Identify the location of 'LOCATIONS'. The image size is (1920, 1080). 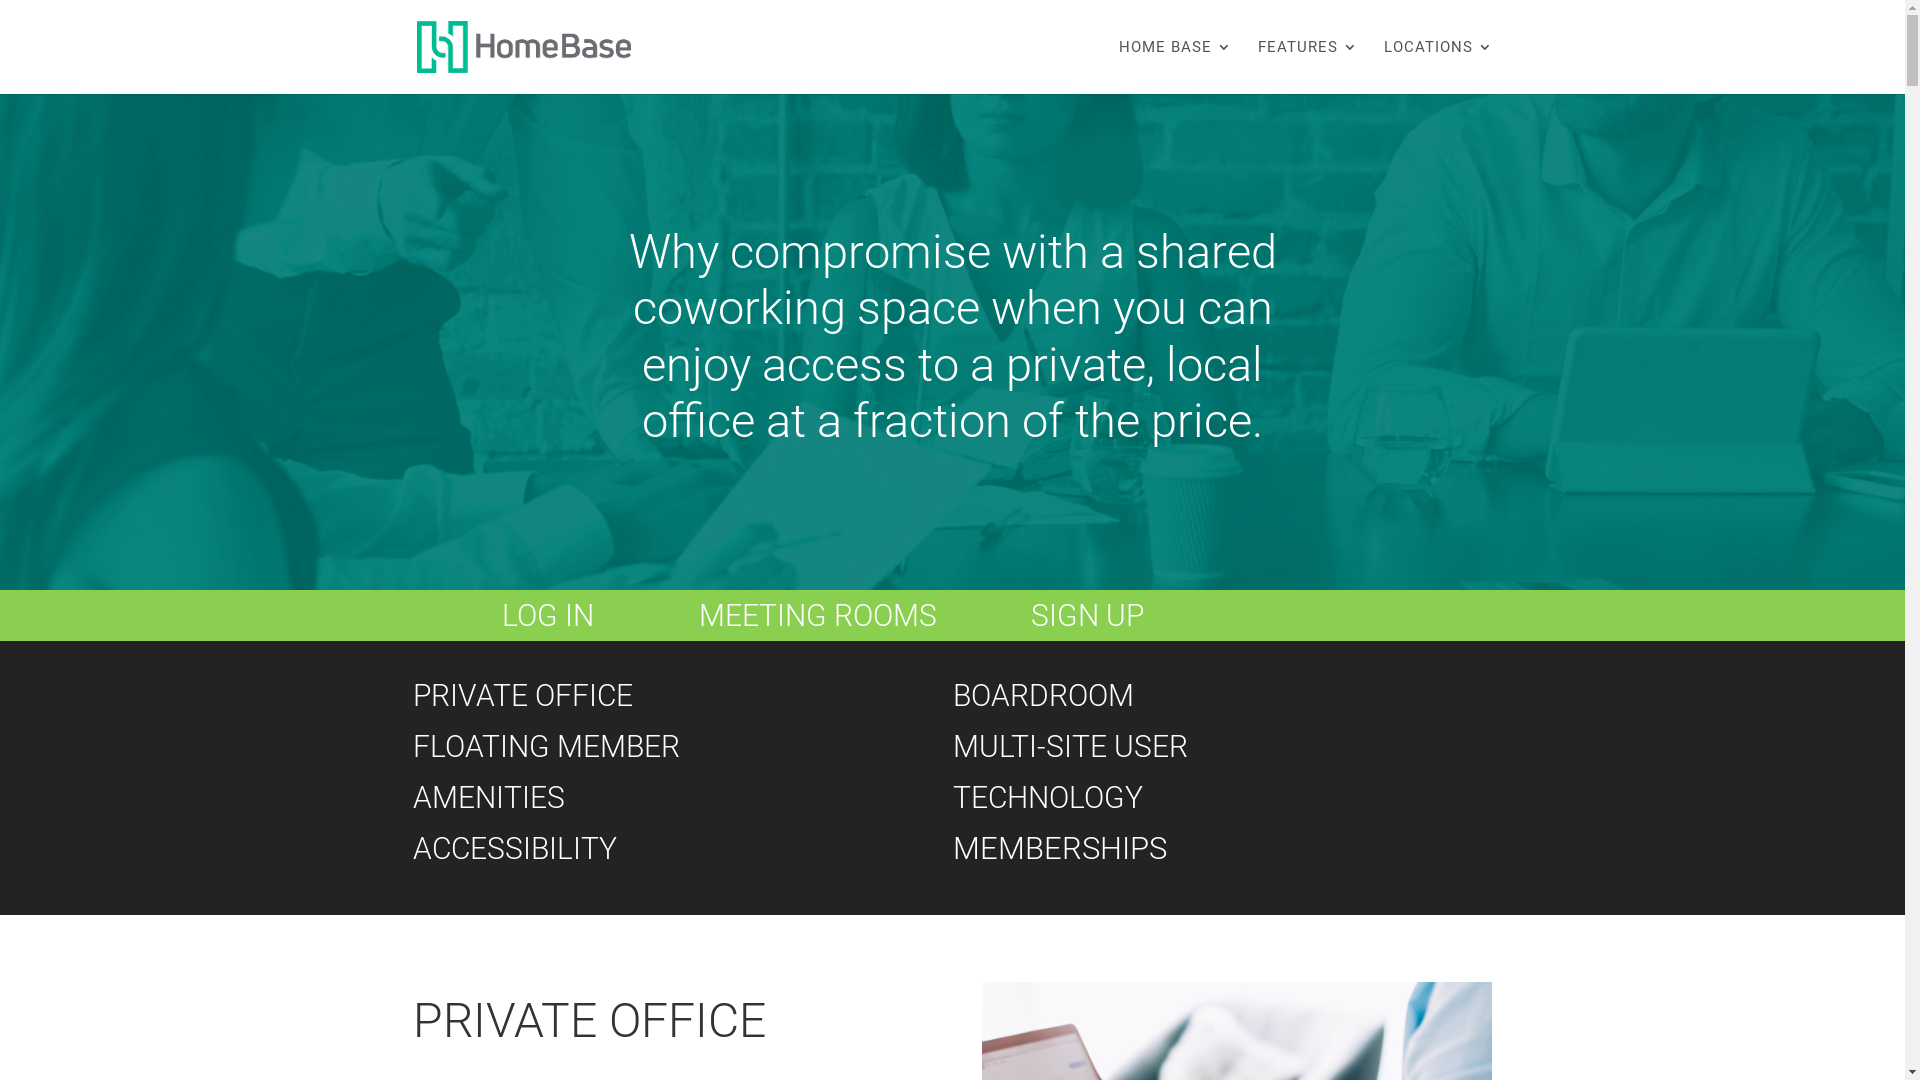
(1437, 65).